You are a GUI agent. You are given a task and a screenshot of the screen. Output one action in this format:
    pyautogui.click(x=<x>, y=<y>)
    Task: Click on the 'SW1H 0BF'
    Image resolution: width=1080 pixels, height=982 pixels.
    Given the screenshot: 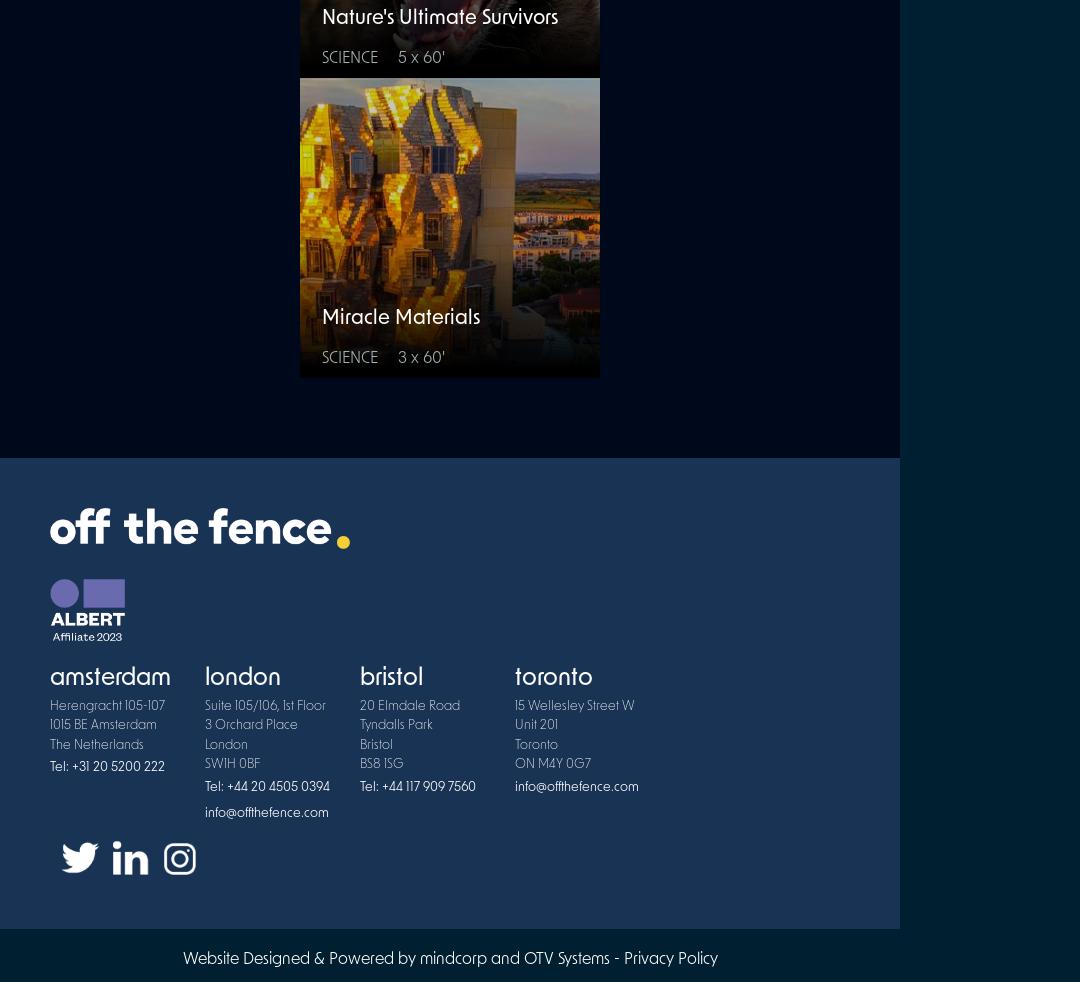 What is the action you would take?
    pyautogui.click(x=231, y=764)
    